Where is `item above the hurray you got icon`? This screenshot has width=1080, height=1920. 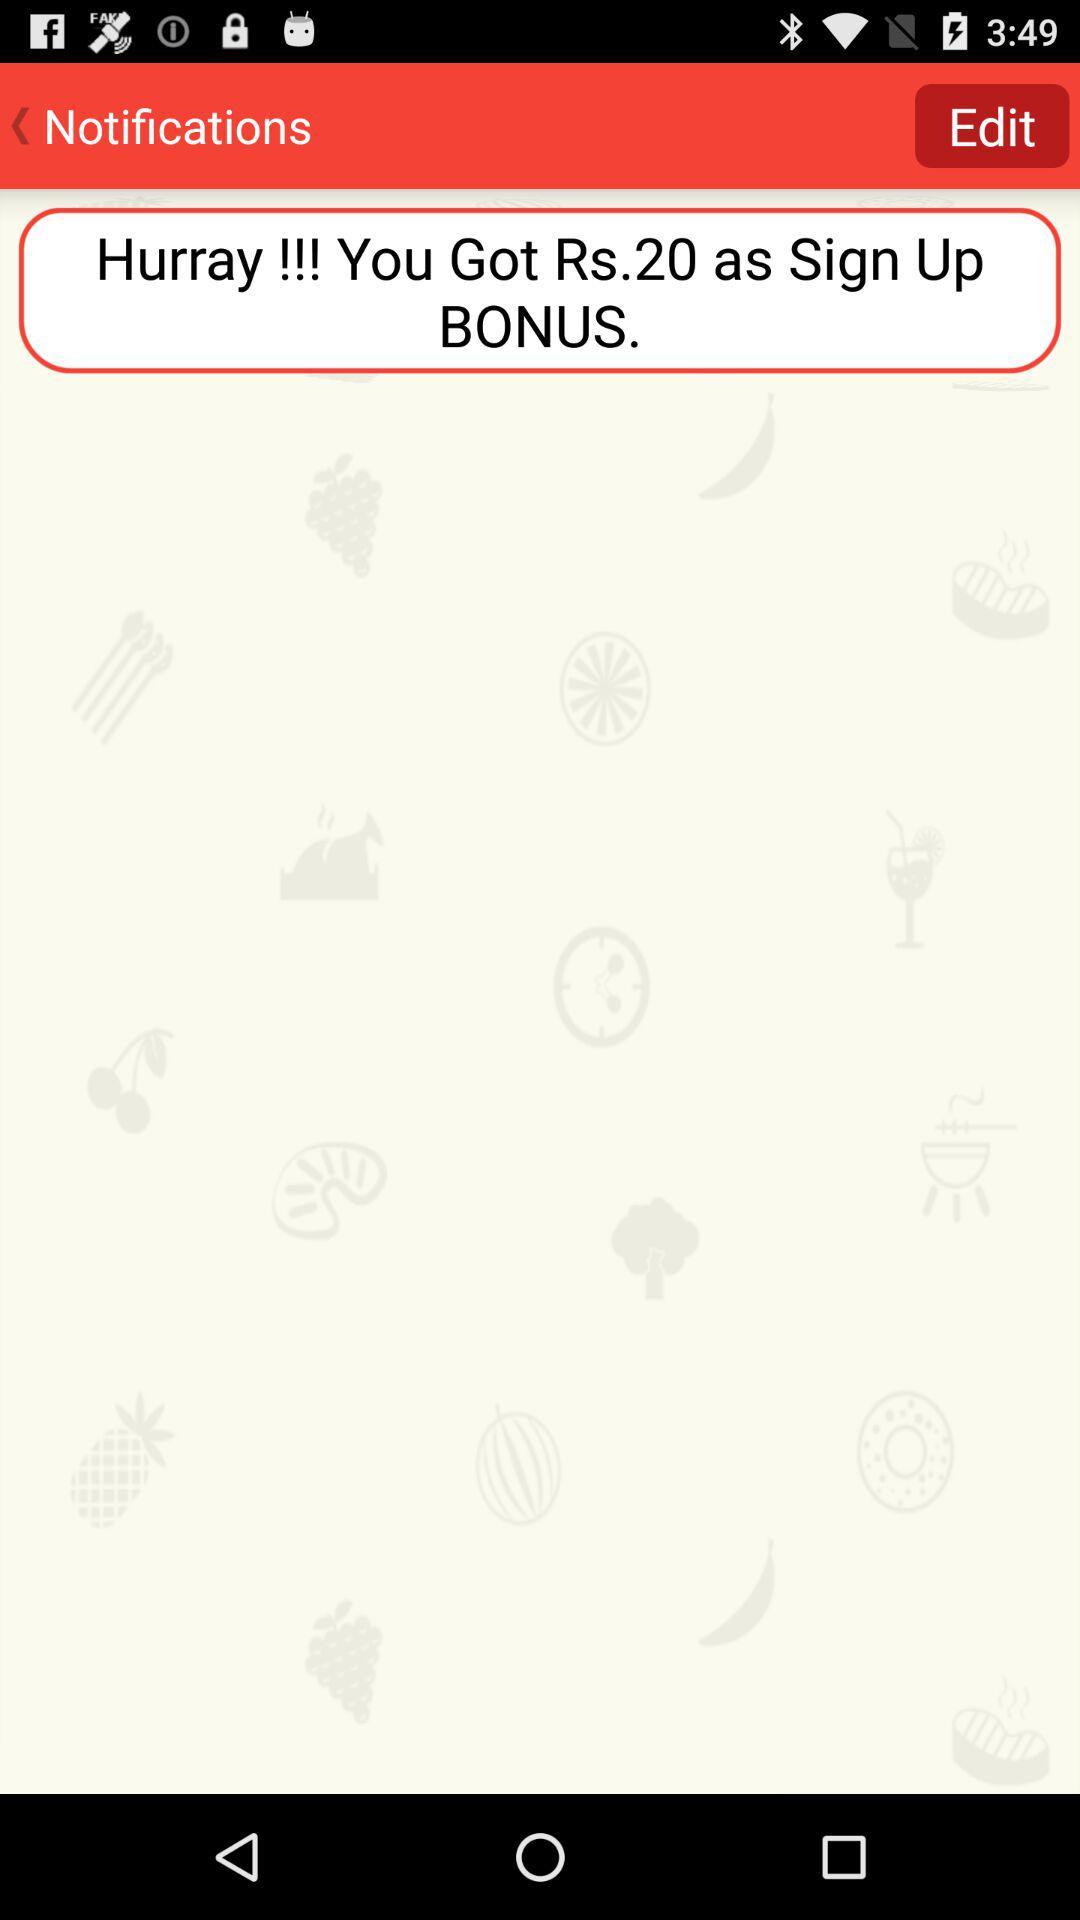 item above the hurray you got icon is located at coordinates (992, 124).